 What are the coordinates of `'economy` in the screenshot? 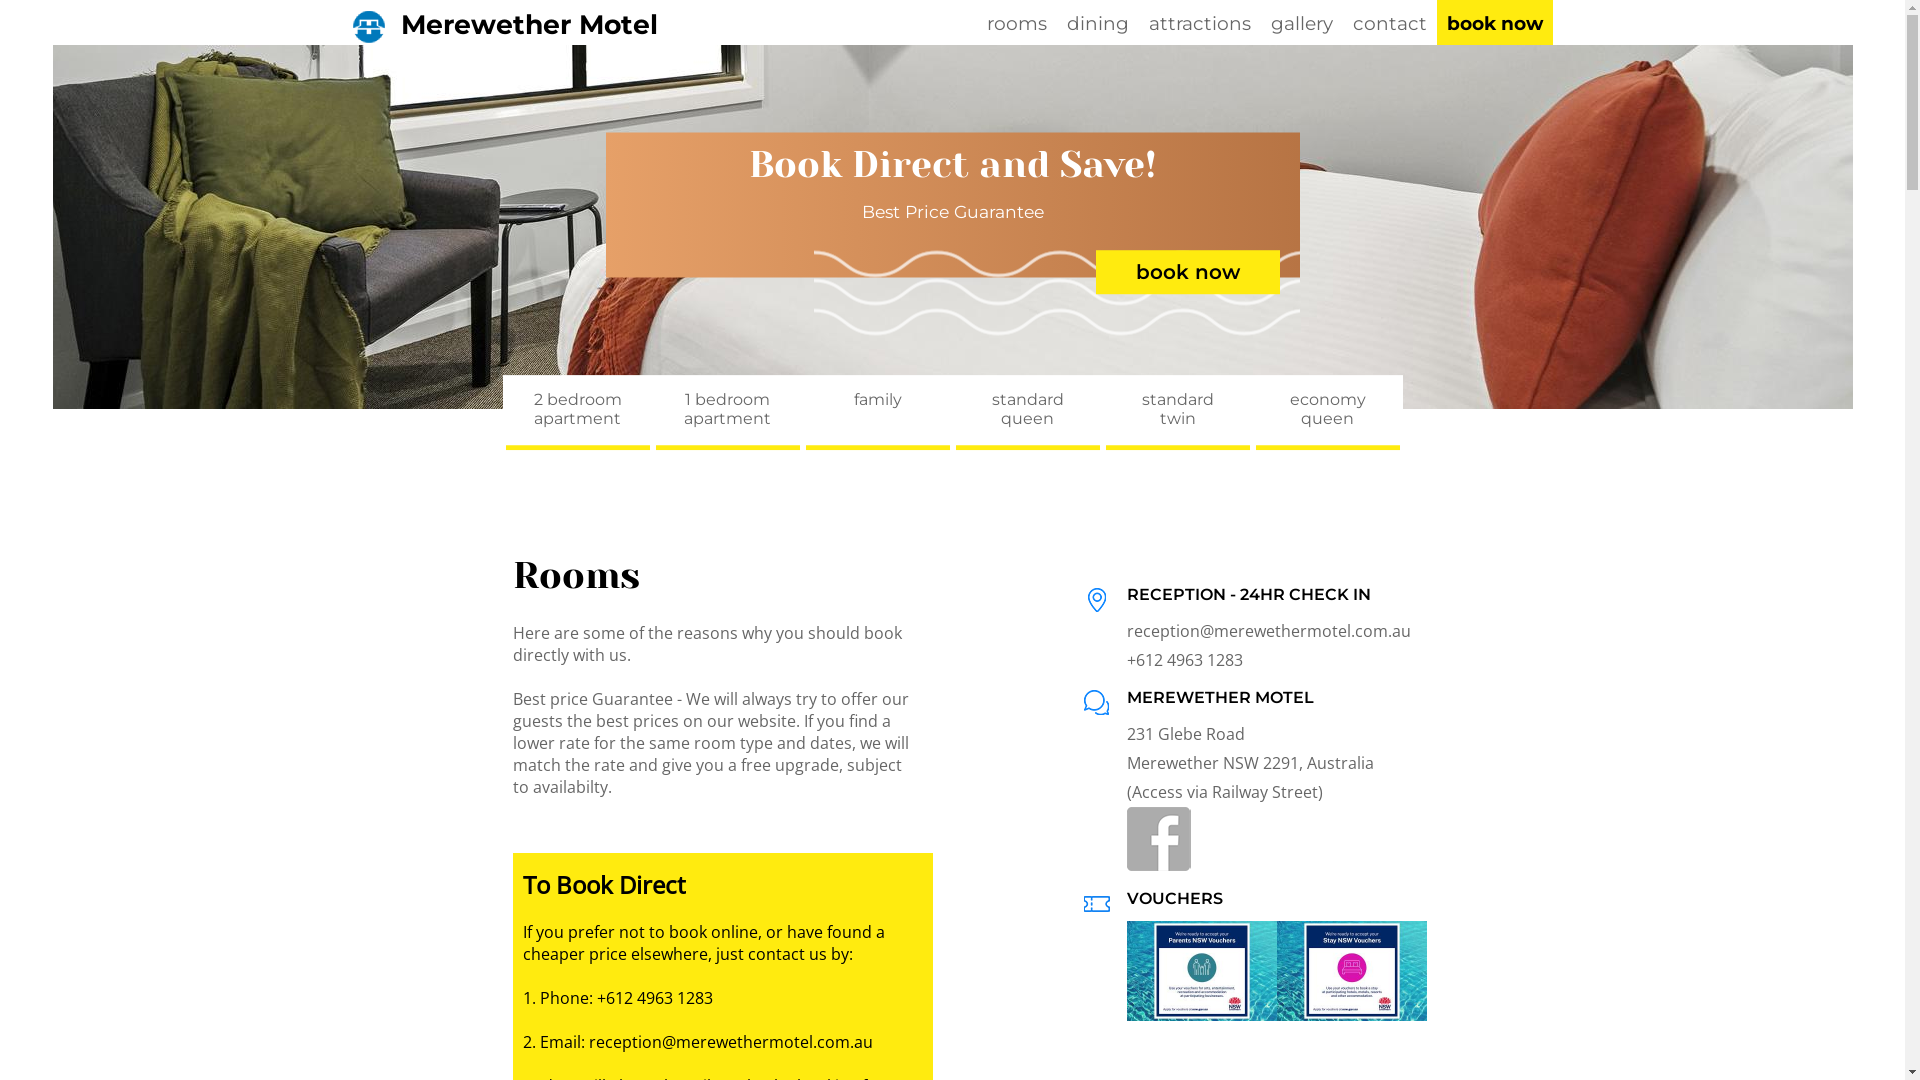 It's located at (1326, 414).